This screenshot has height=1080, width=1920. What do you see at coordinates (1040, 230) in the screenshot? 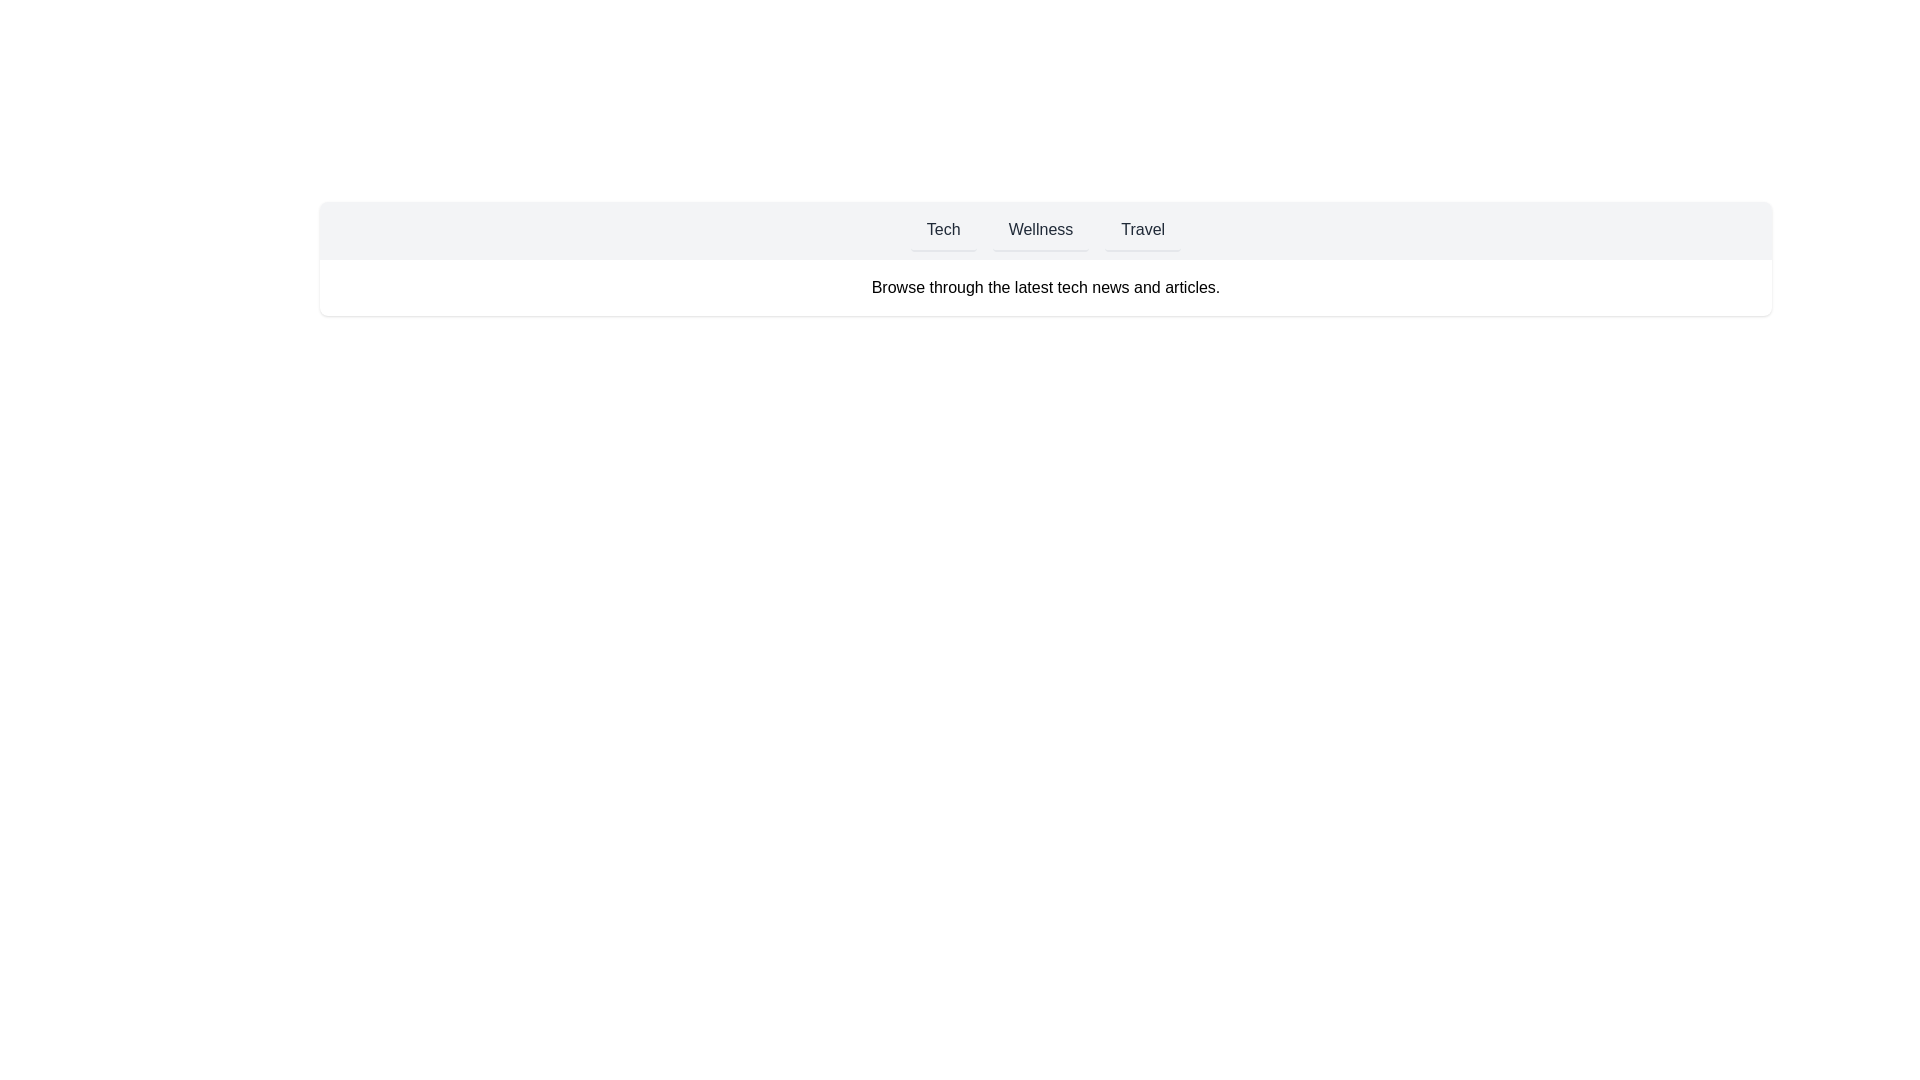
I see `the Wellness tab to view its hover effect` at bounding box center [1040, 230].